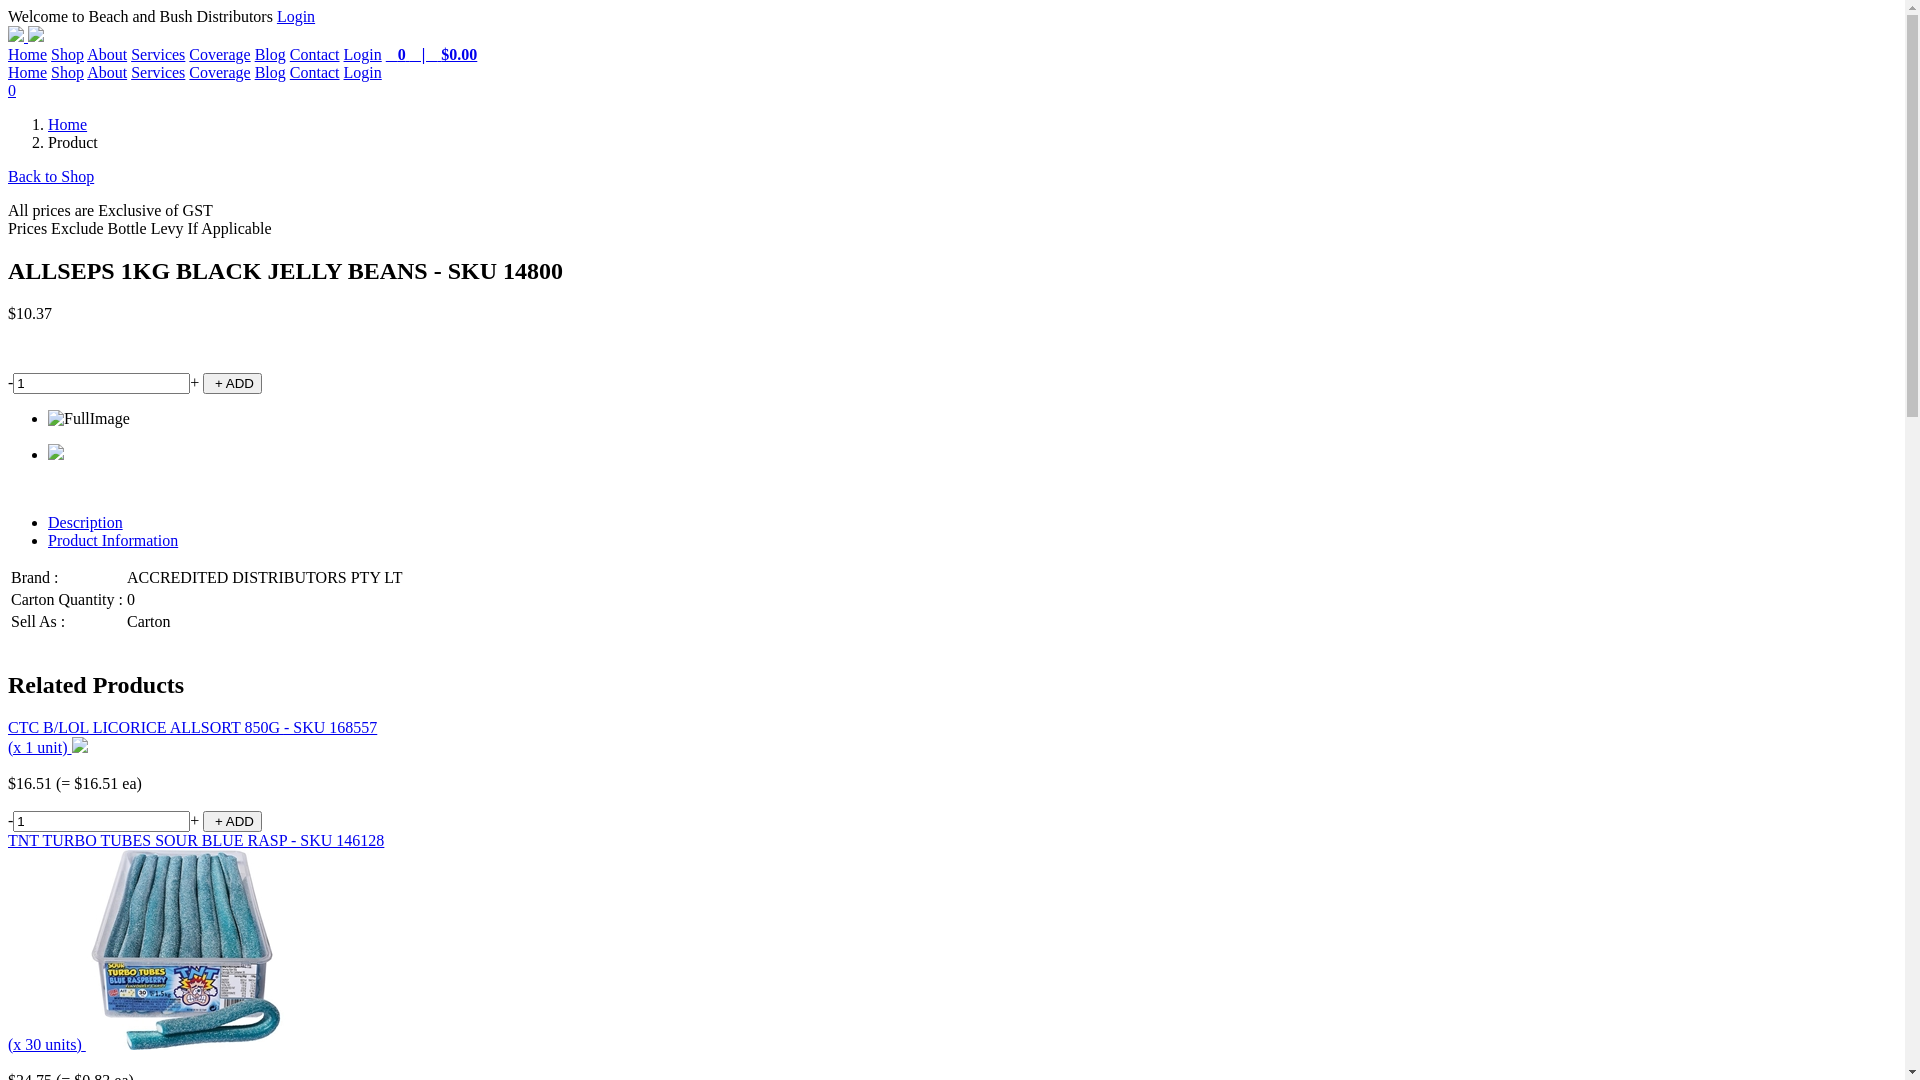 The width and height of the screenshot is (1920, 1080). Describe the element at coordinates (51, 175) in the screenshot. I see `'Back to Shop'` at that location.